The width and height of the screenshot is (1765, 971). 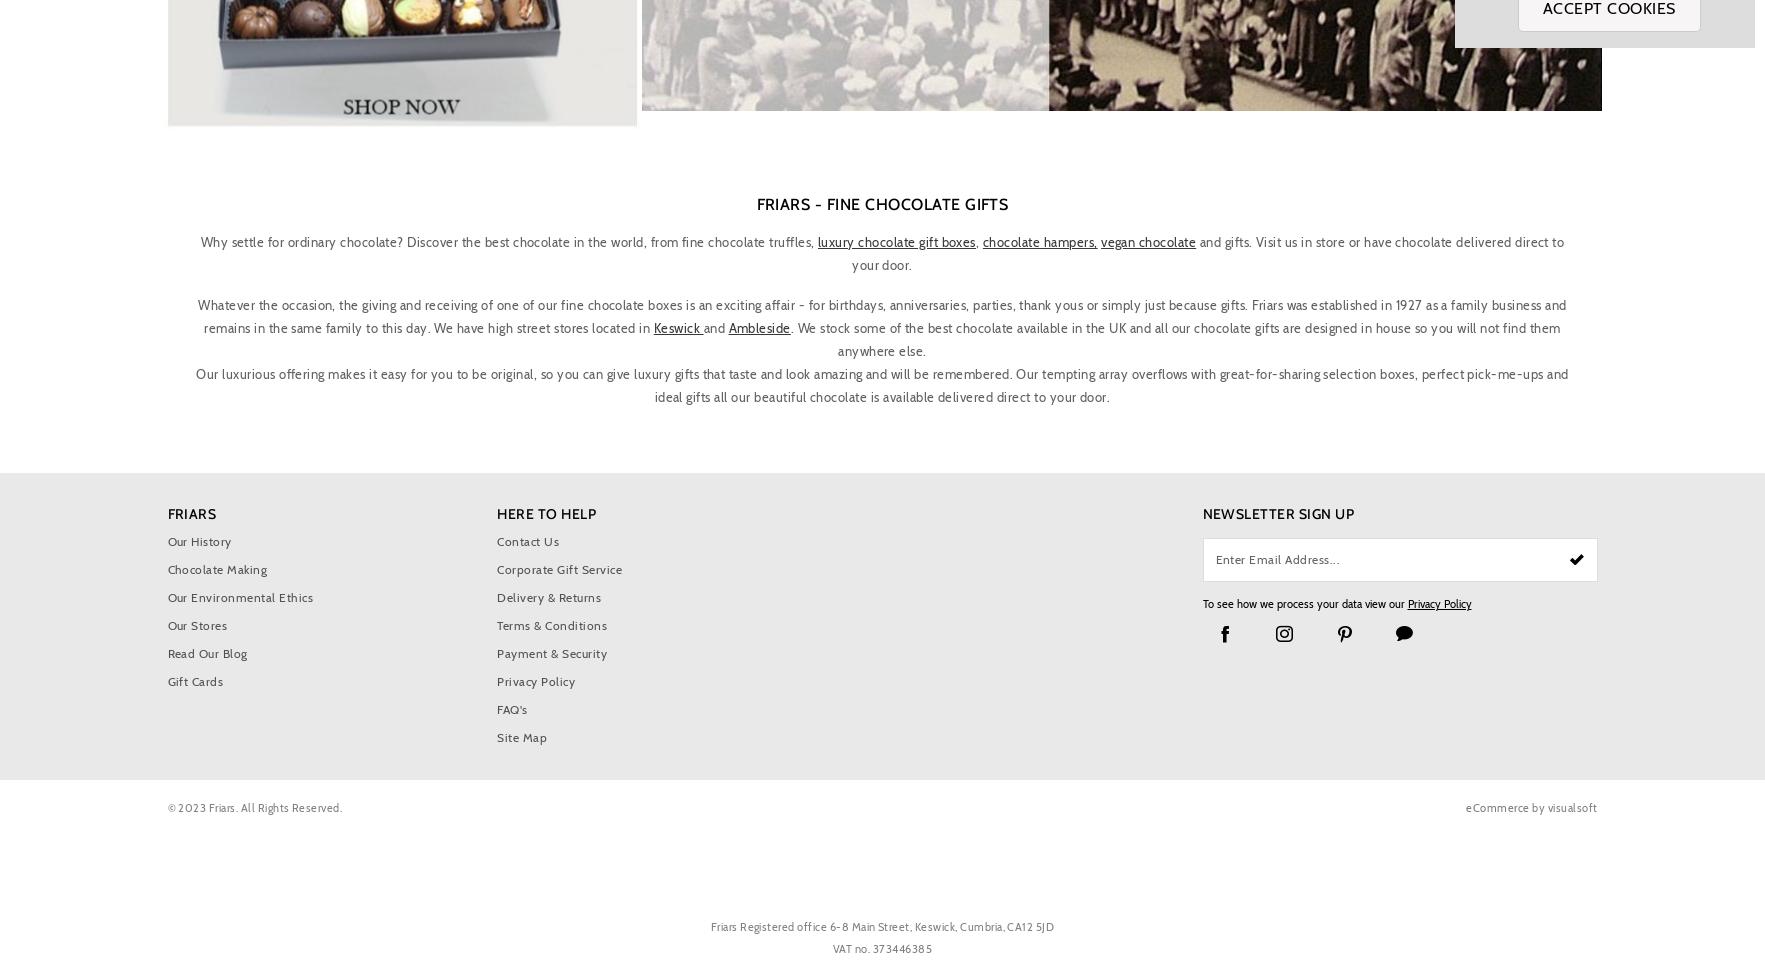 What do you see at coordinates (1207, 253) in the screenshot?
I see `'and gifts. Visit us in store or have chocolate delivered direct to your door.'` at bounding box center [1207, 253].